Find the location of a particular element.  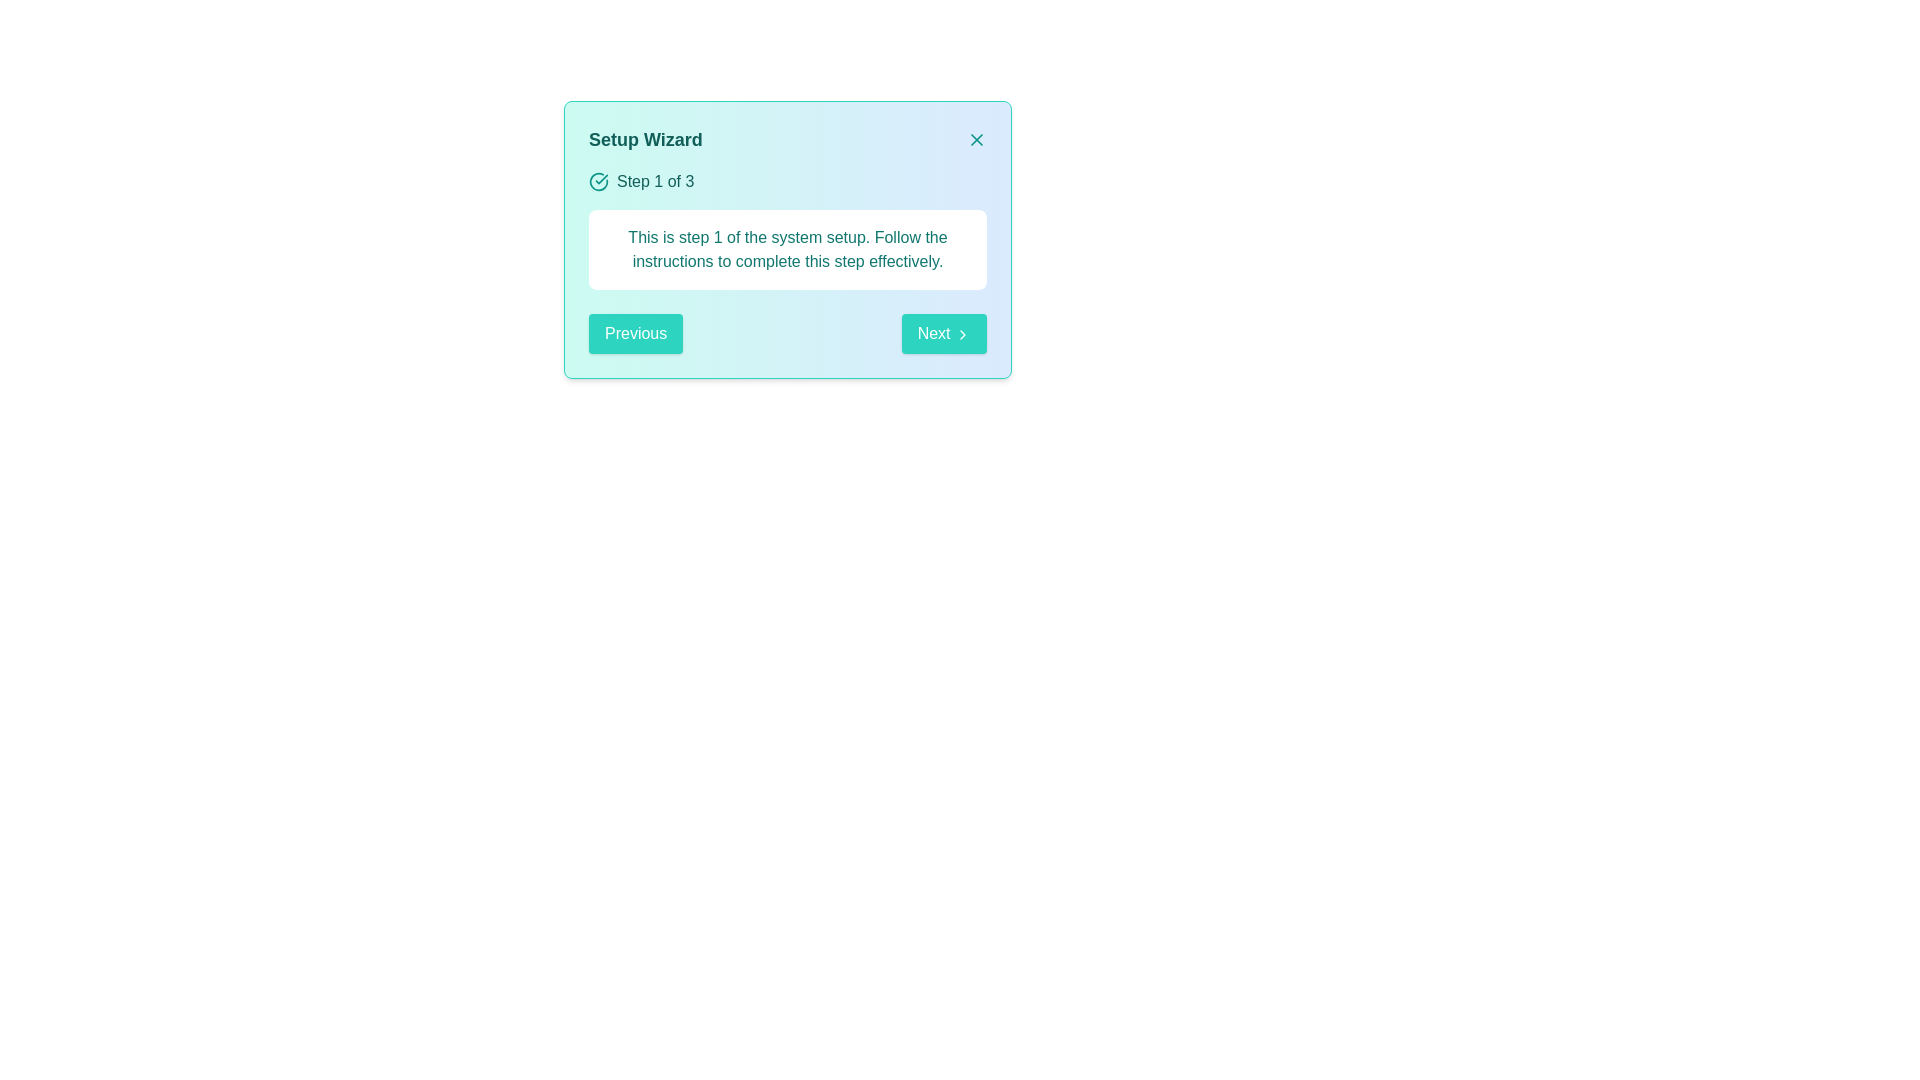

the 'Close' button to close the wizard is located at coordinates (977, 138).